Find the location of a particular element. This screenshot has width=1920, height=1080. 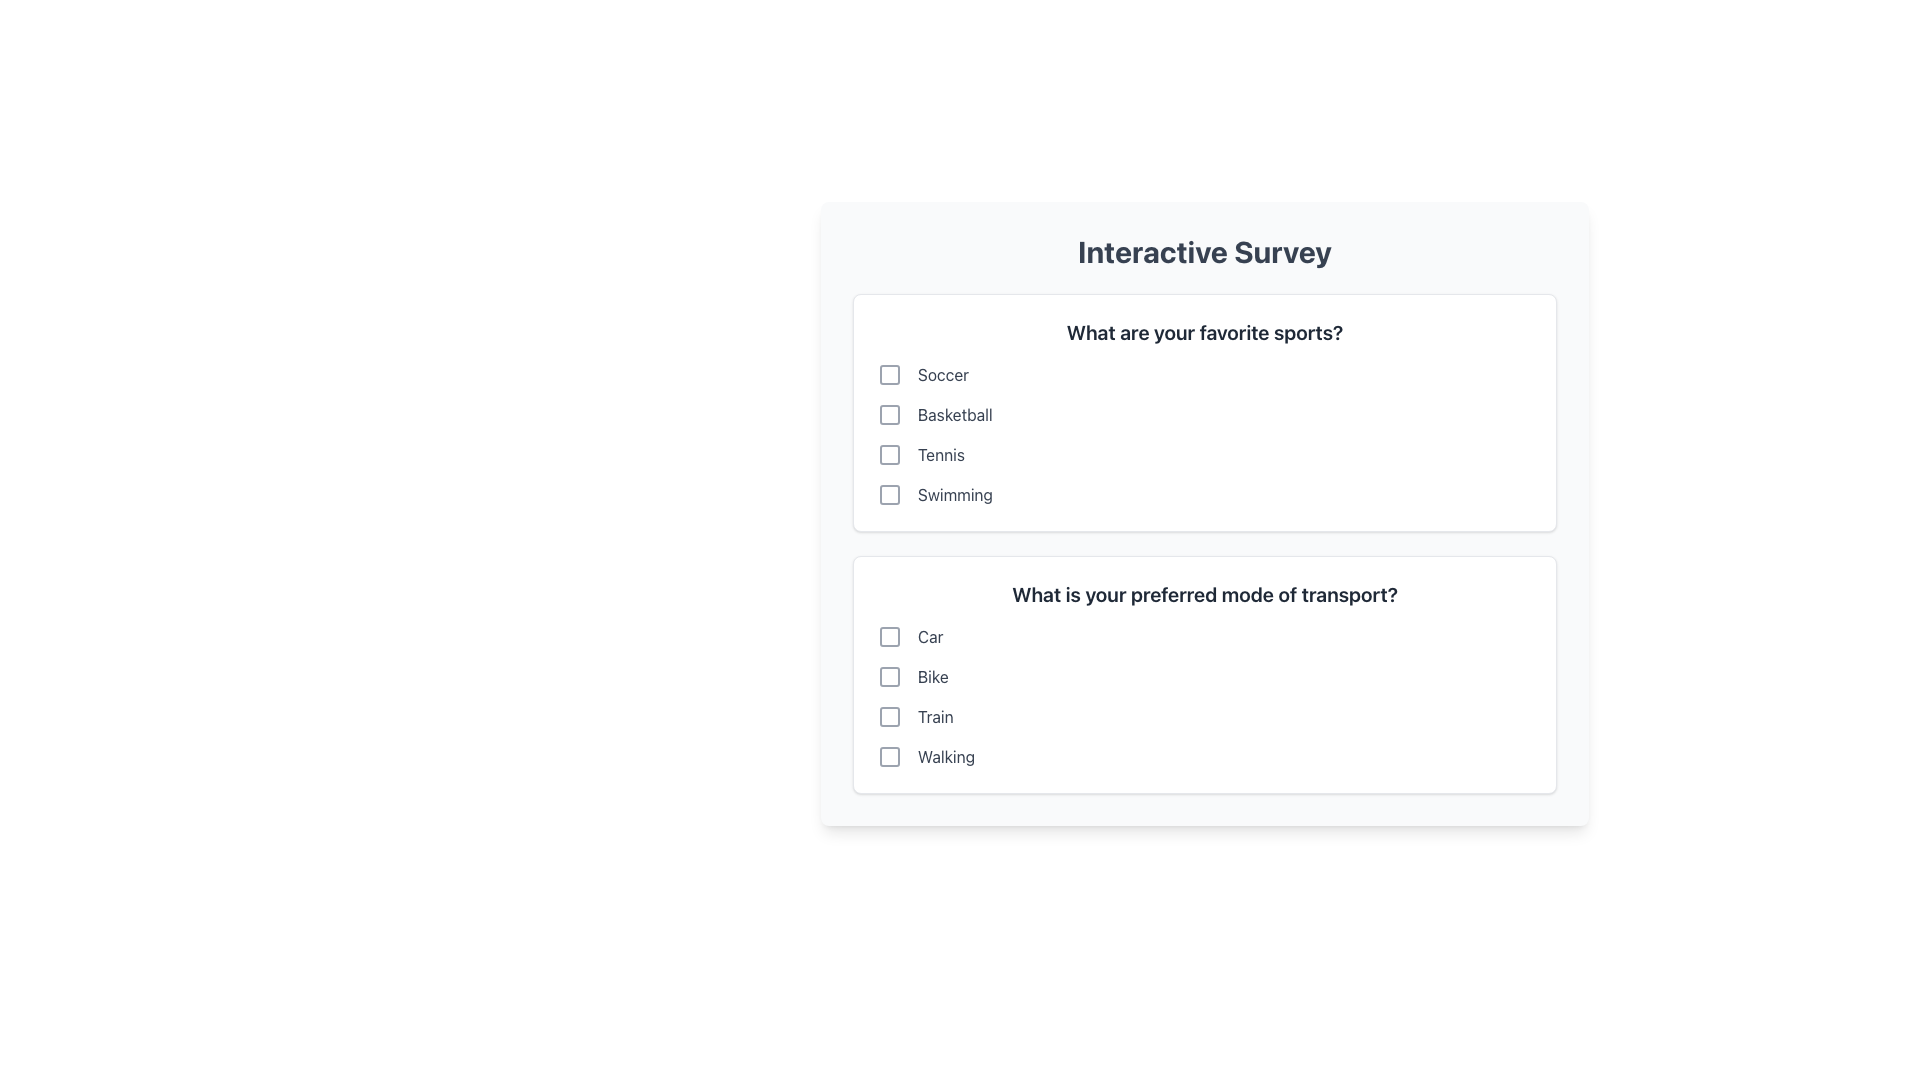

the checkbox labeled 'Swimming' is located at coordinates (1203, 494).